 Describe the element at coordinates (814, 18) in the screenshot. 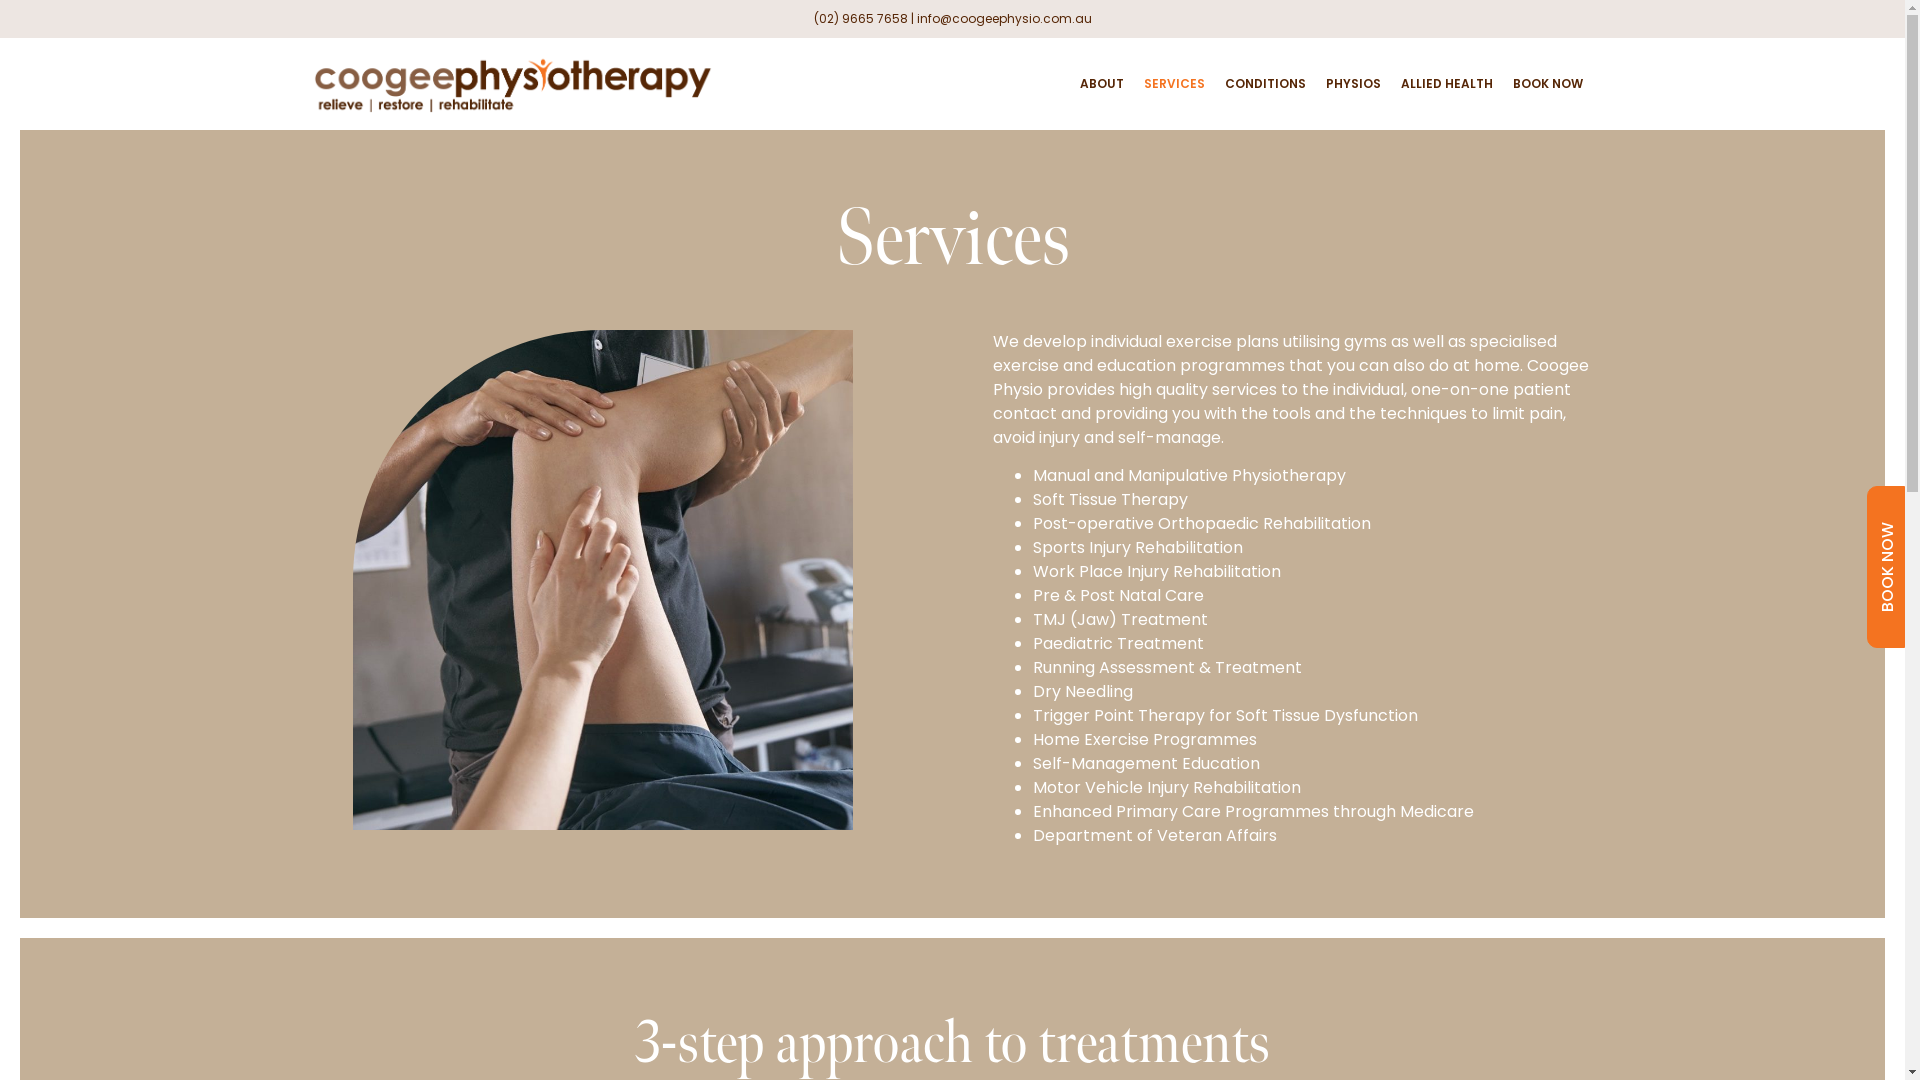

I see `'(02) 9665 7658'` at that location.